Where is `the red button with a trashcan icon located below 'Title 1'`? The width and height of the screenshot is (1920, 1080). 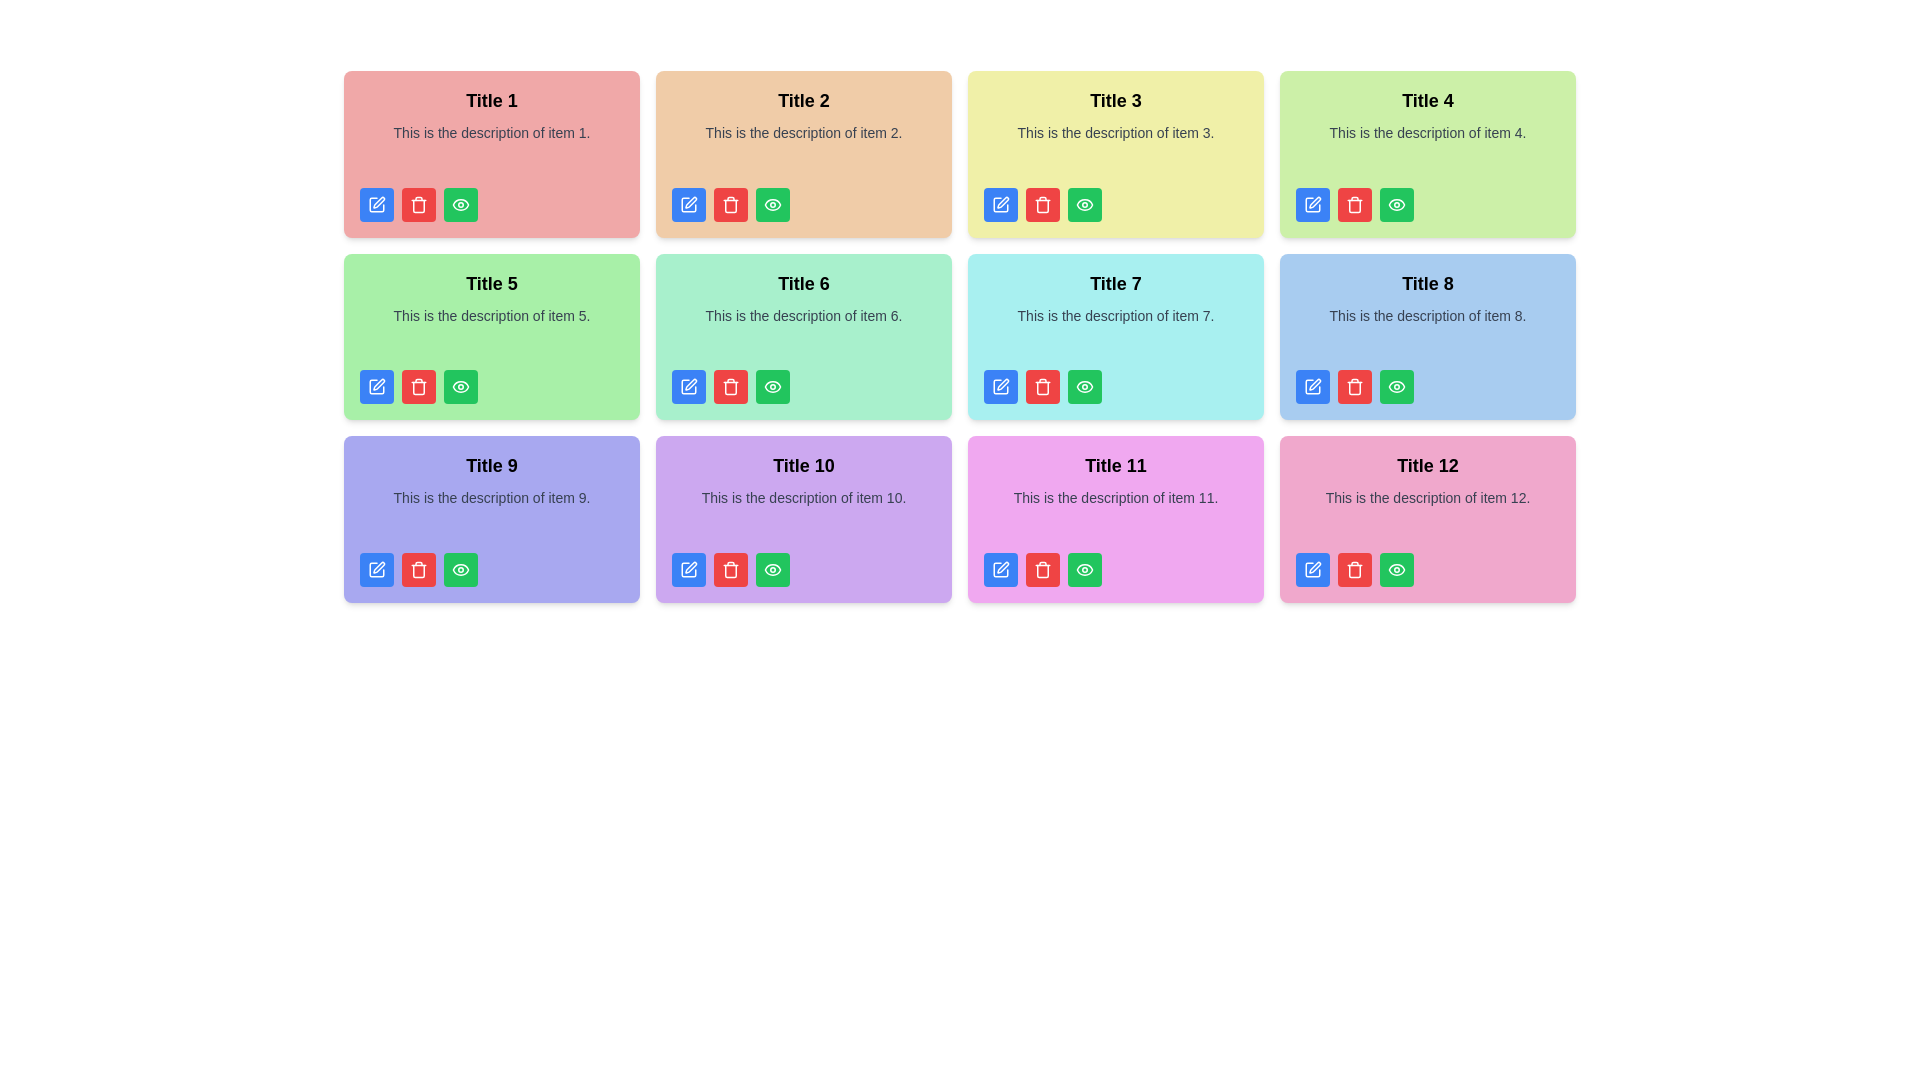
the red button with a trashcan icon located below 'Title 1' is located at coordinates (417, 204).